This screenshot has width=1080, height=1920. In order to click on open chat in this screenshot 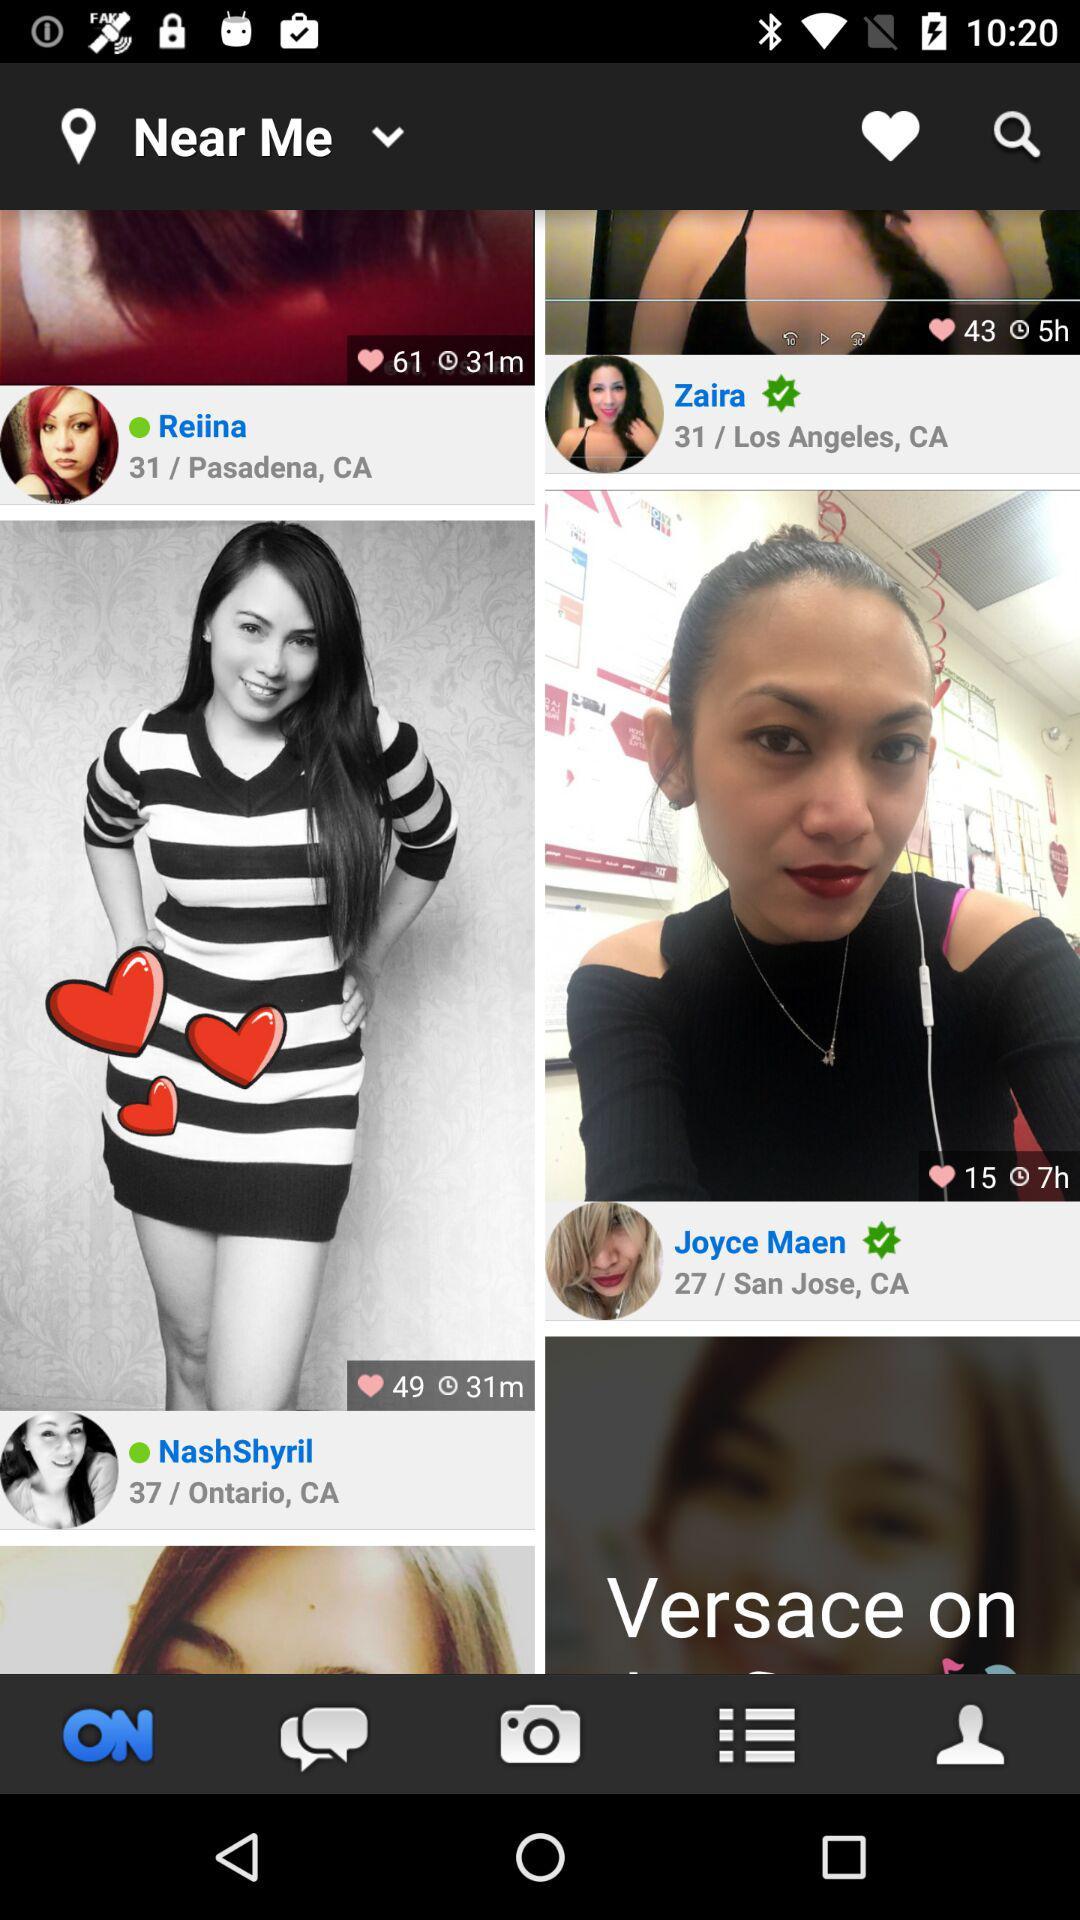, I will do `click(323, 1733)`.